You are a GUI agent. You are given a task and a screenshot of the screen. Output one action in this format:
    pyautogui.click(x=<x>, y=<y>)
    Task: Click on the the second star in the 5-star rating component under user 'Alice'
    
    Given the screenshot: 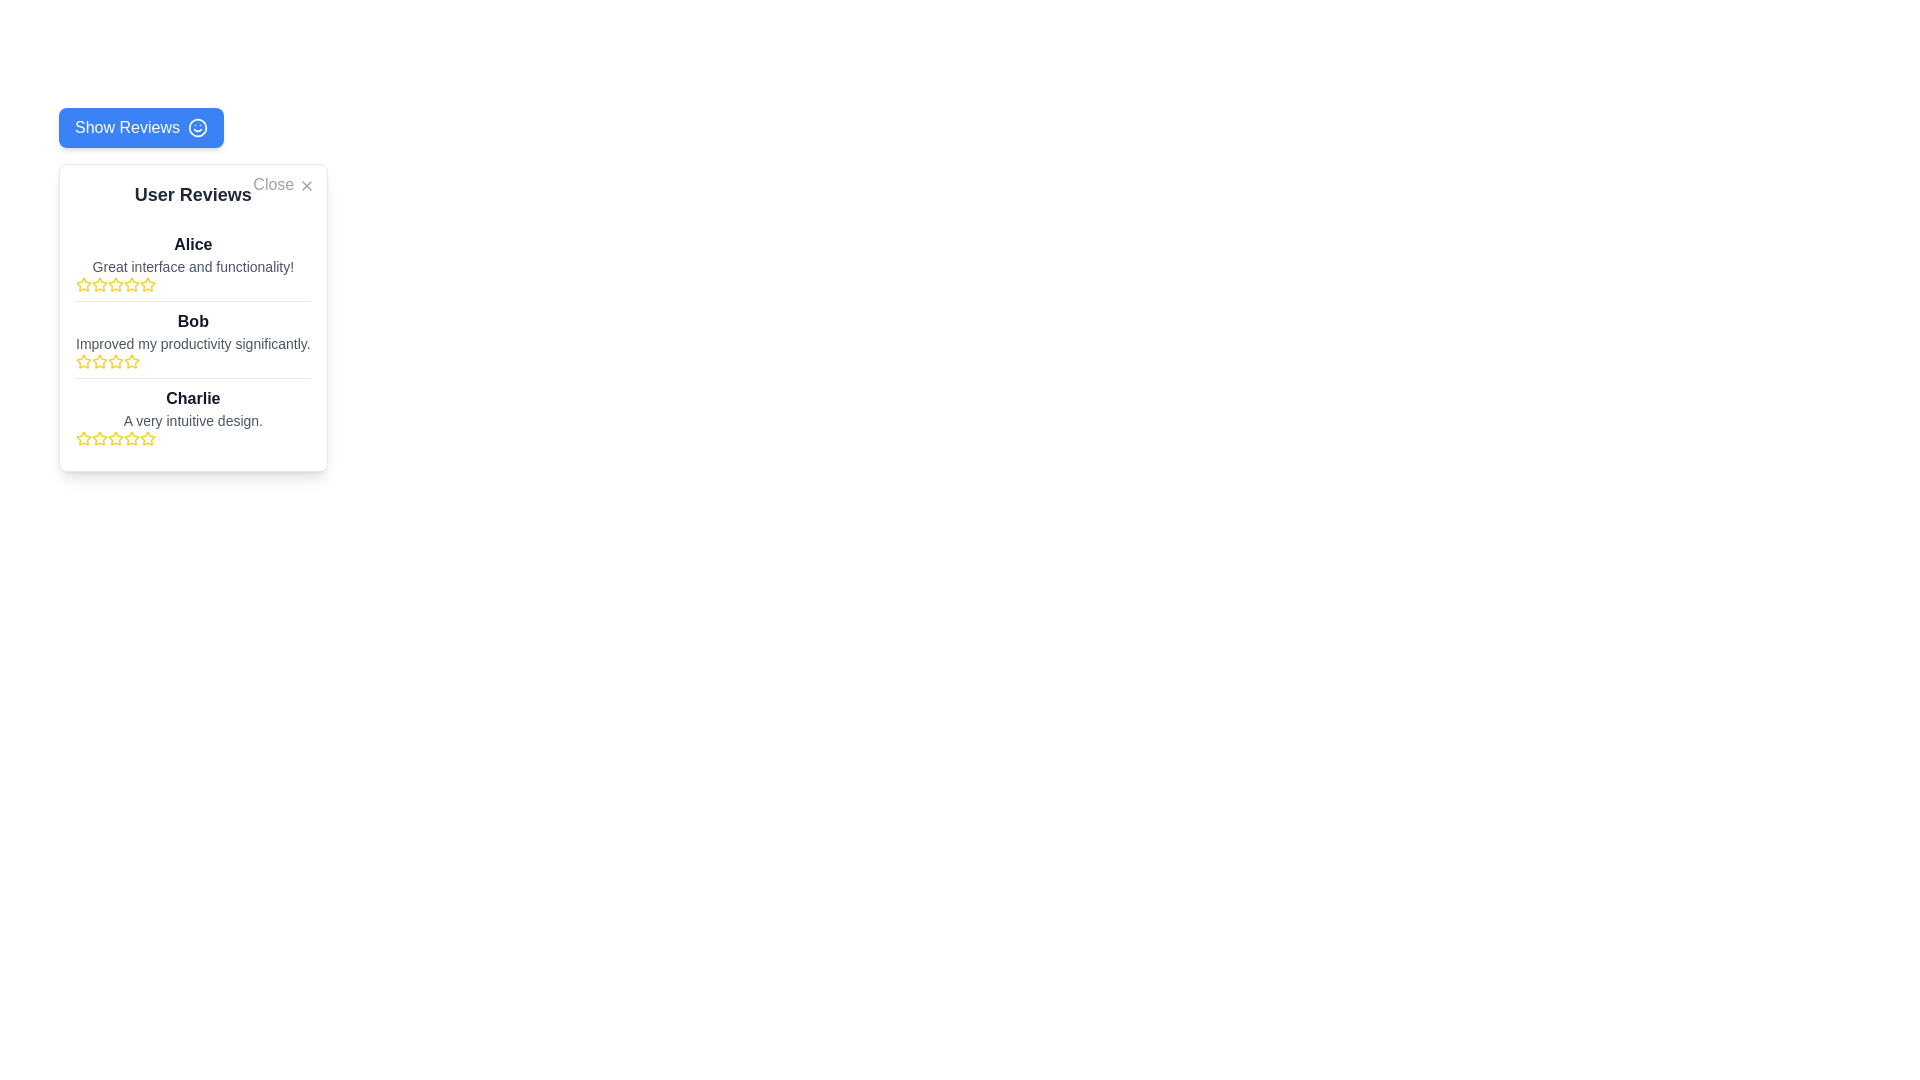 What is the action you would take?
    pyautogui.click(x=114, y=284)
    